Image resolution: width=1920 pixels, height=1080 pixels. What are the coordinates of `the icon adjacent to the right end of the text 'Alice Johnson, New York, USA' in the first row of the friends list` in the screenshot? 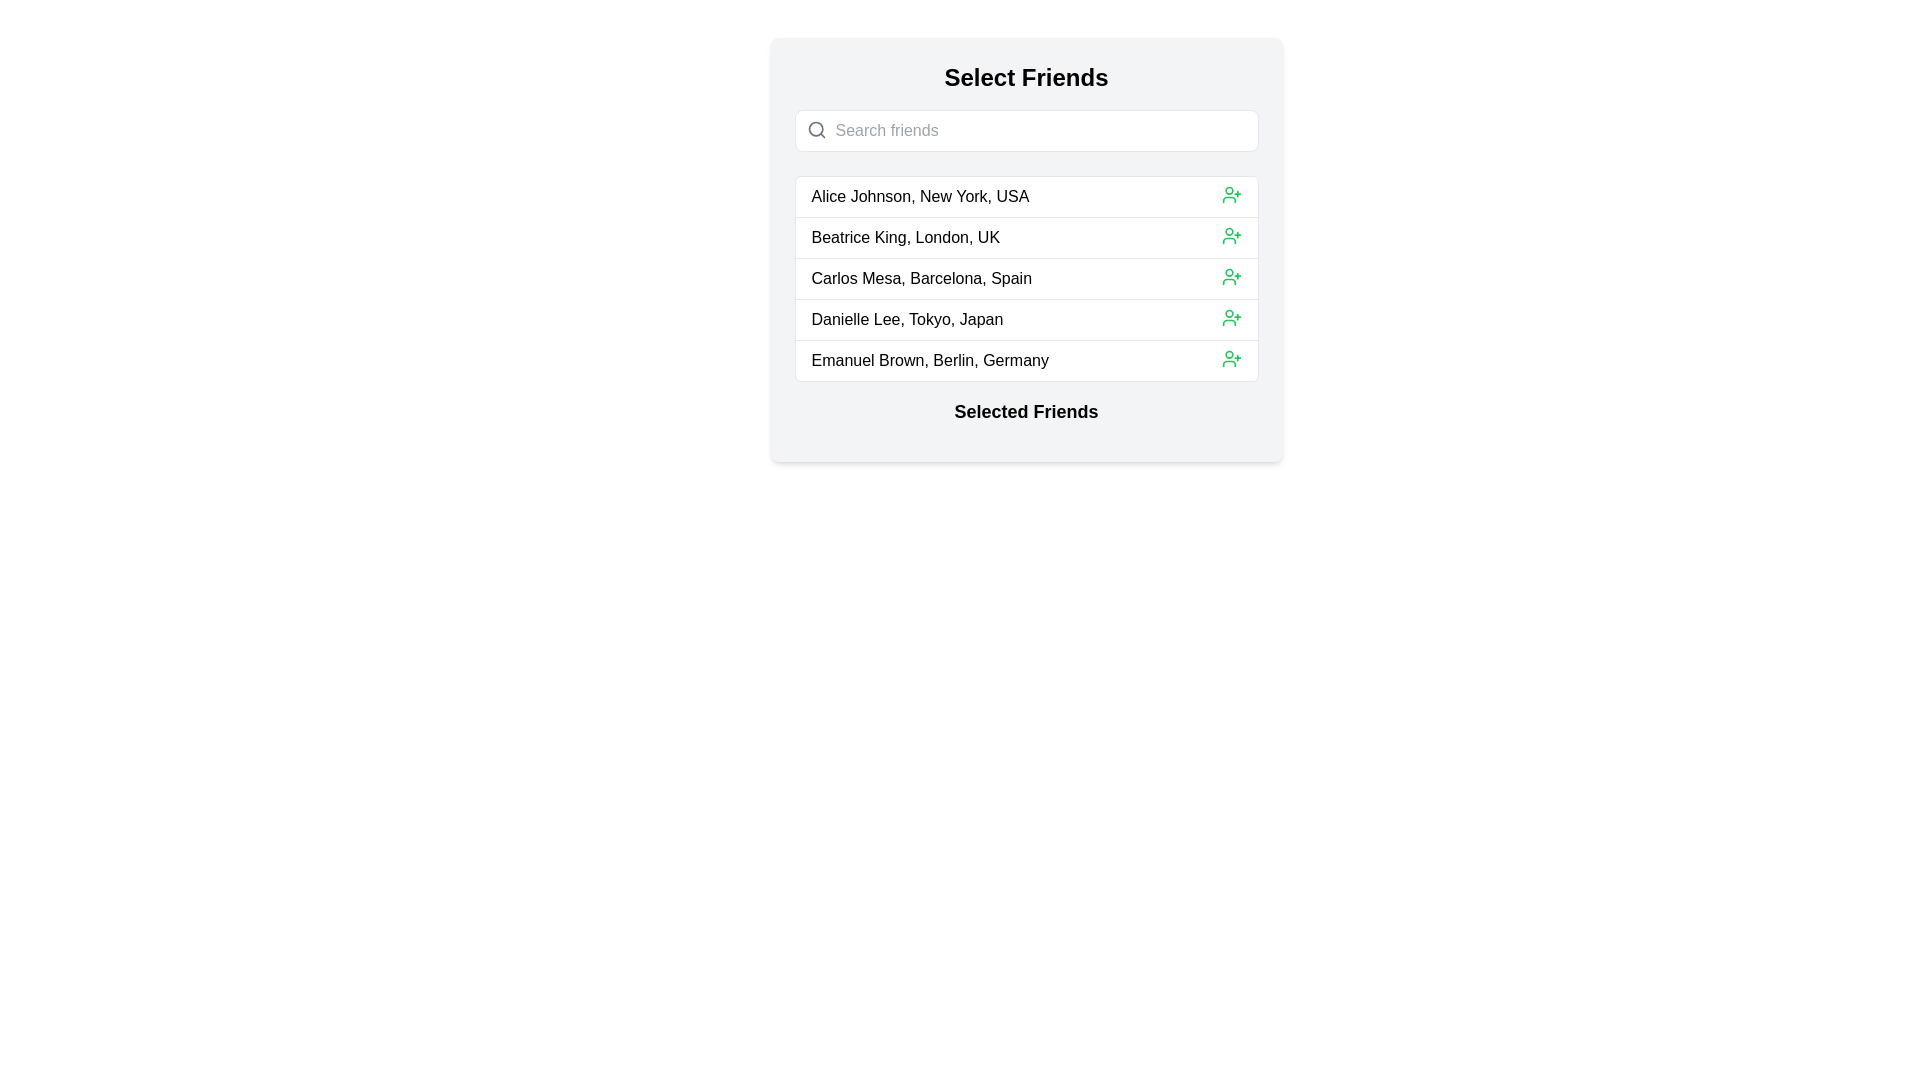 It's located at (1230, 195).